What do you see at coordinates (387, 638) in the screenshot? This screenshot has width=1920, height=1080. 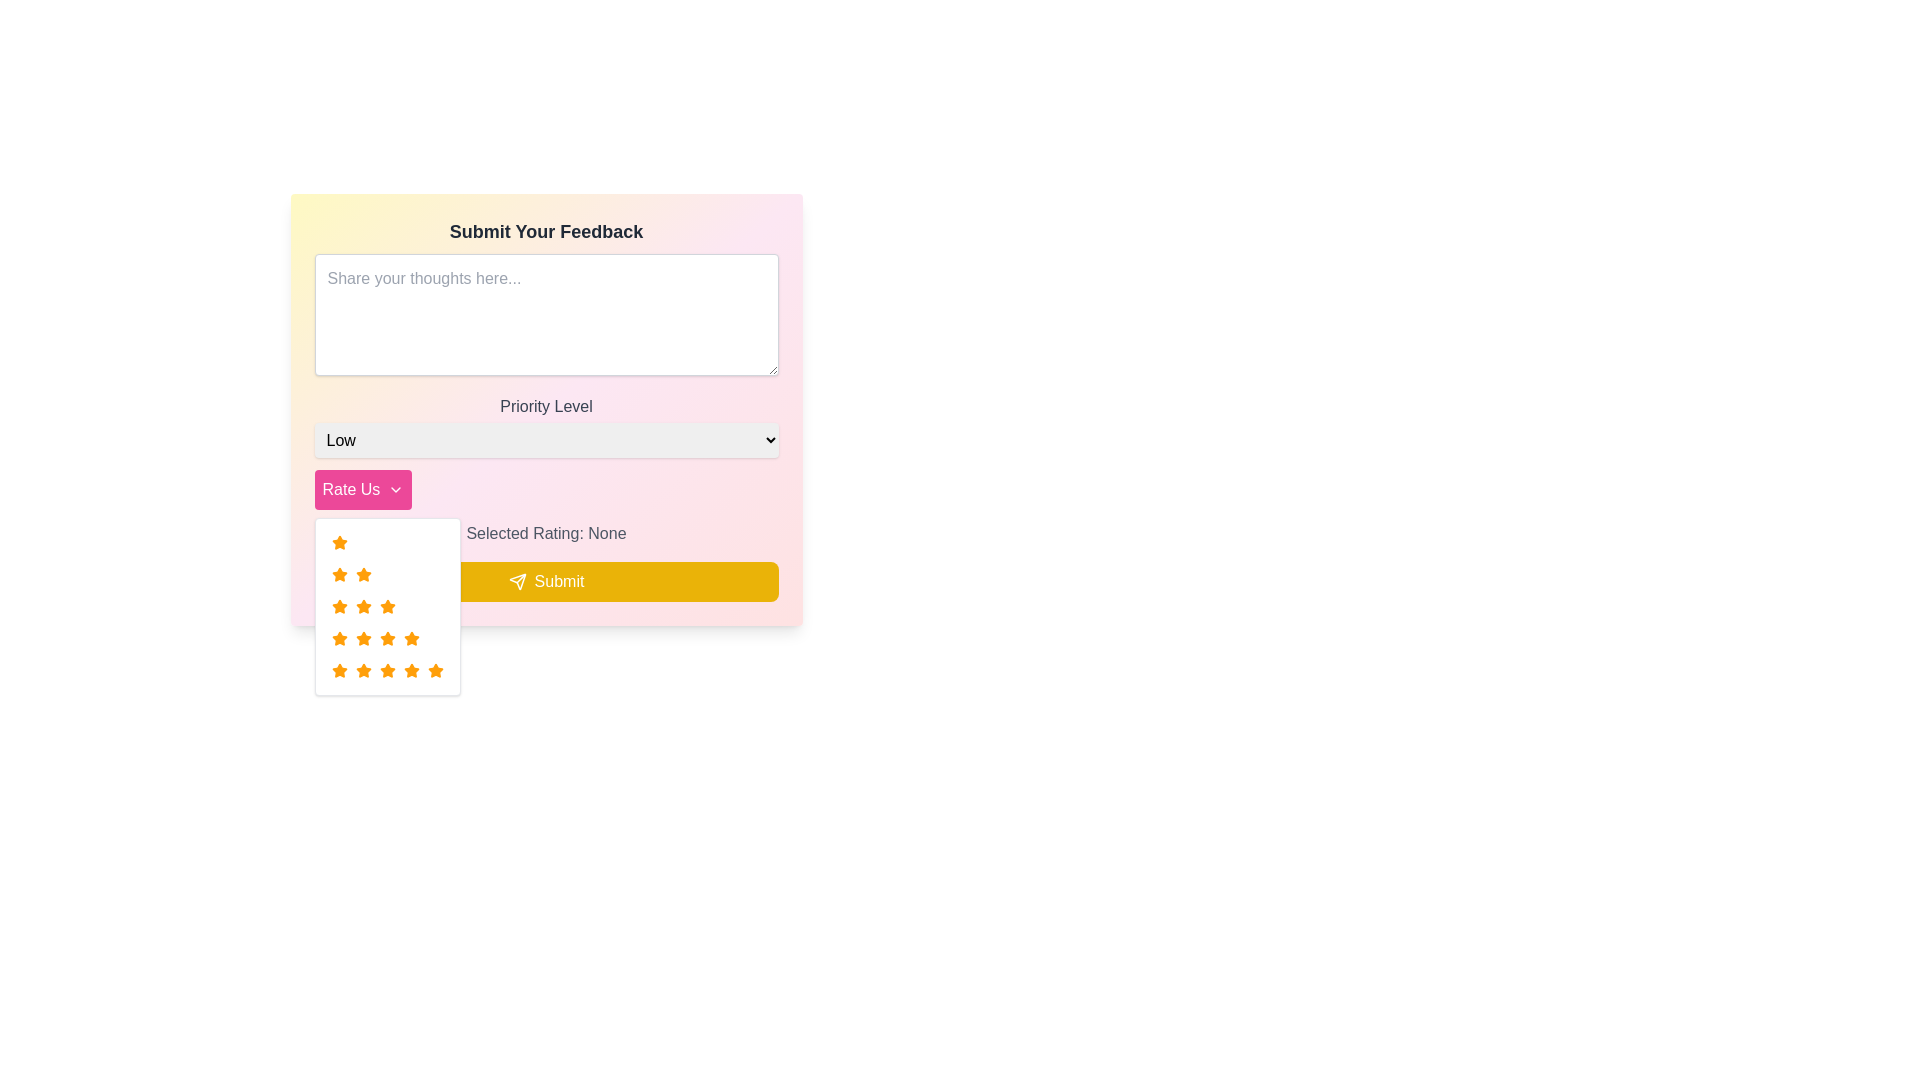 I see `the second star in the star rating system located in the dropdown menu below the 'Rate Us' button to indicate a rating` at bounding box center [387, 638].